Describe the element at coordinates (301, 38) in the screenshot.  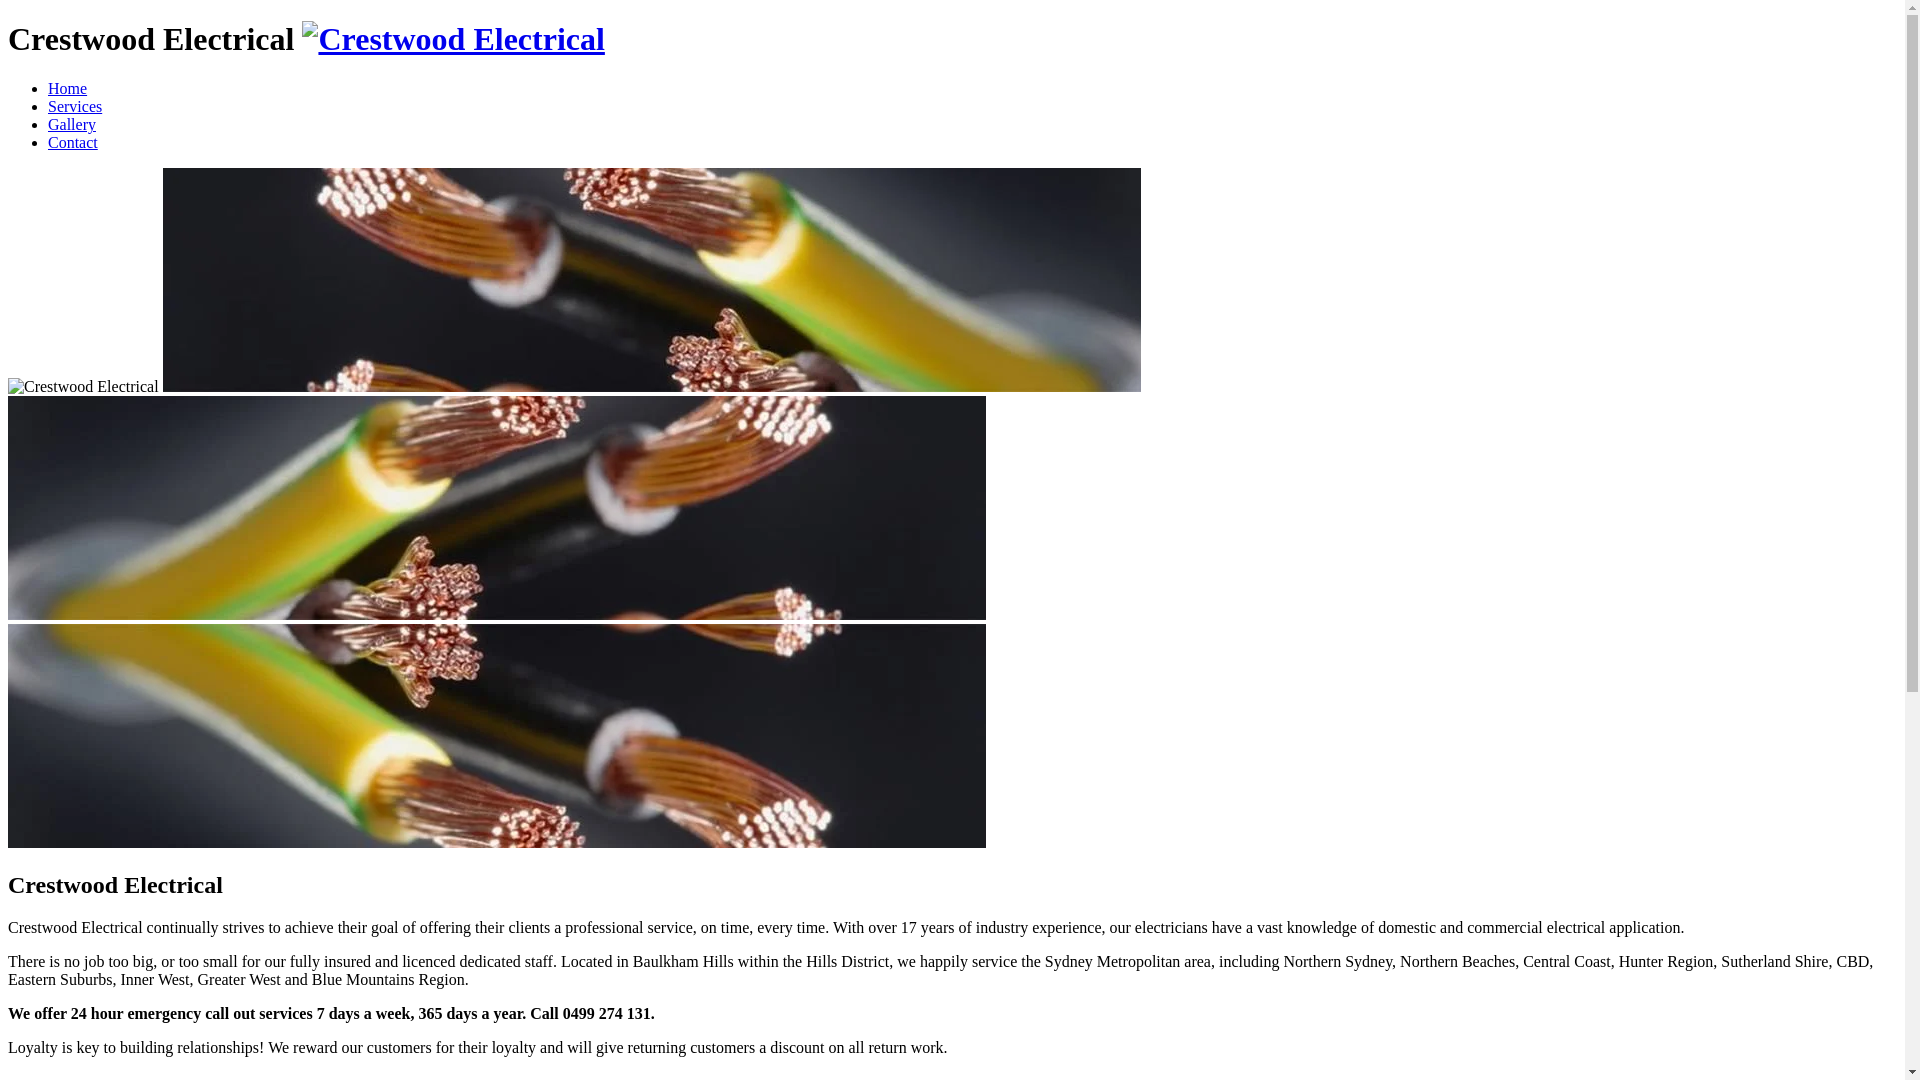
I see `'Crestwood Electrical'` at that location.